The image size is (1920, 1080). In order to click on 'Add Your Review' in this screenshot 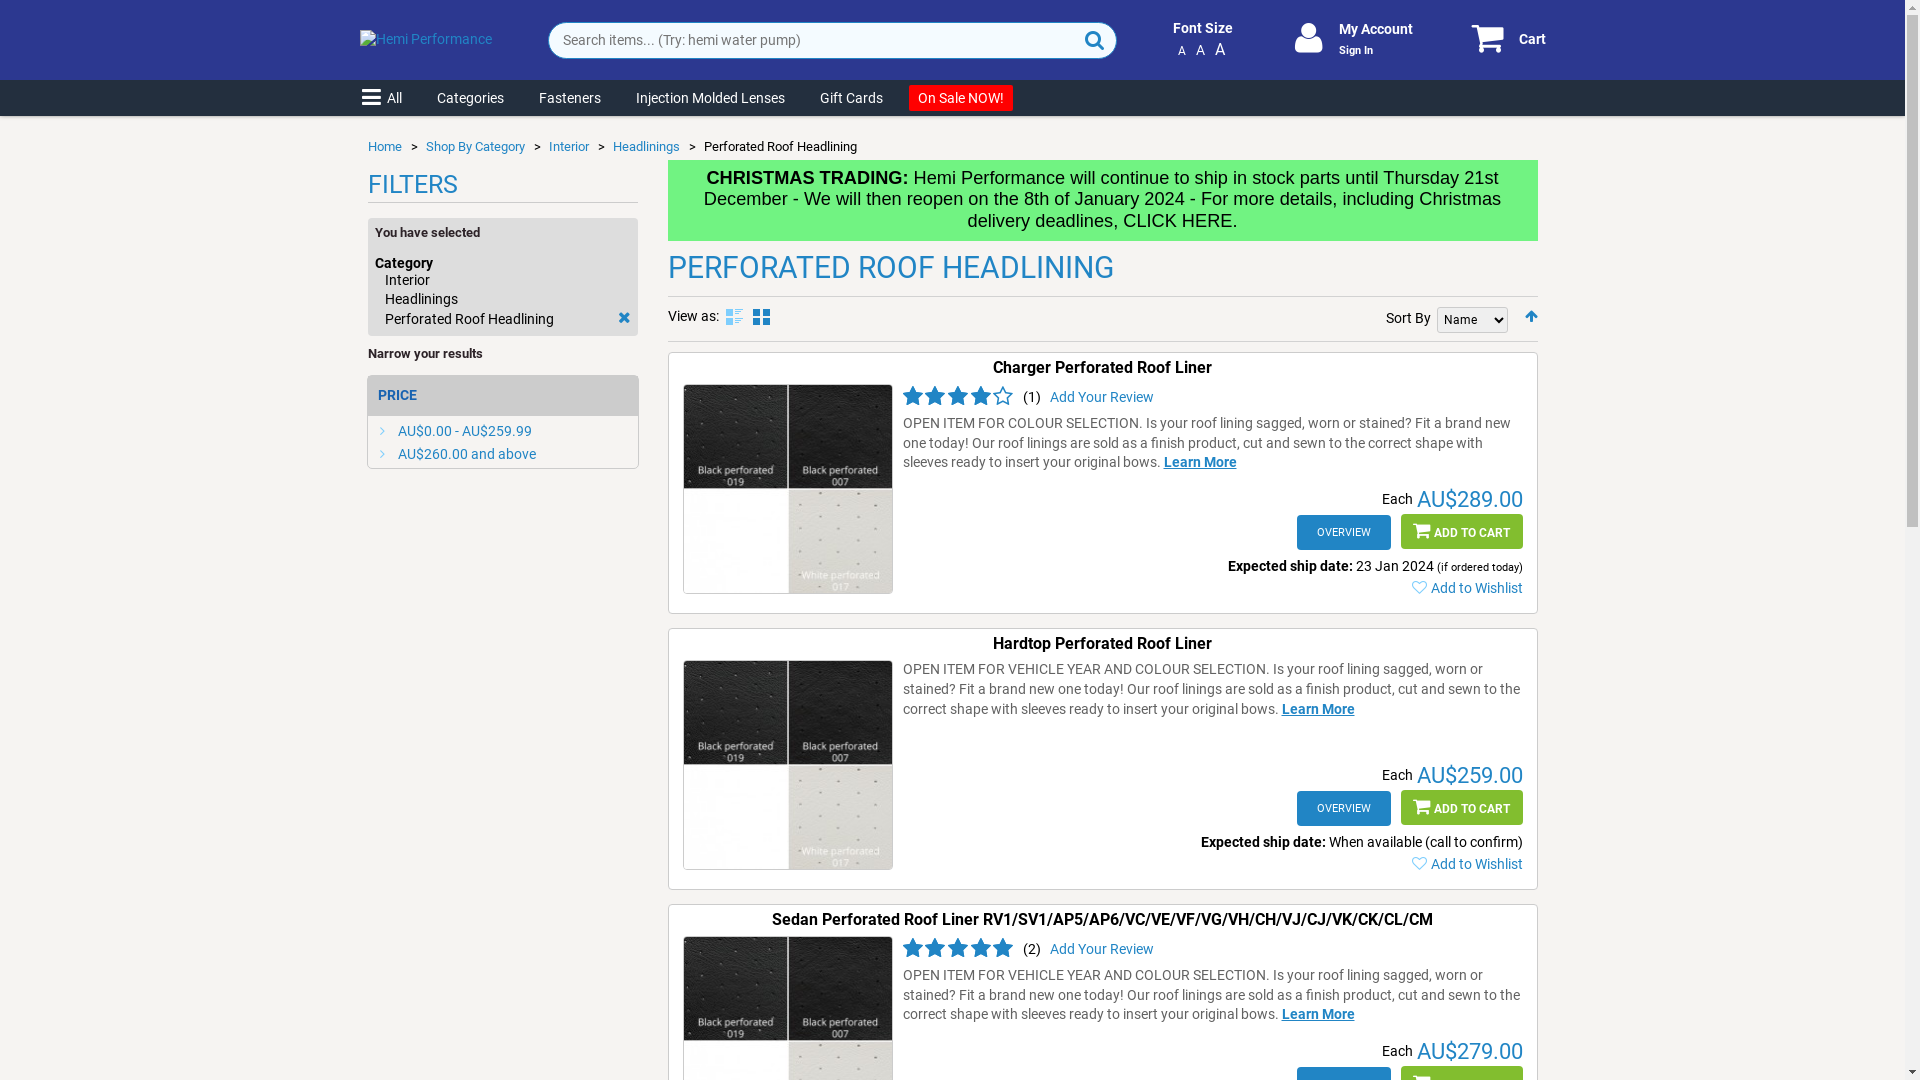, I will do `click(1101, 397)`.